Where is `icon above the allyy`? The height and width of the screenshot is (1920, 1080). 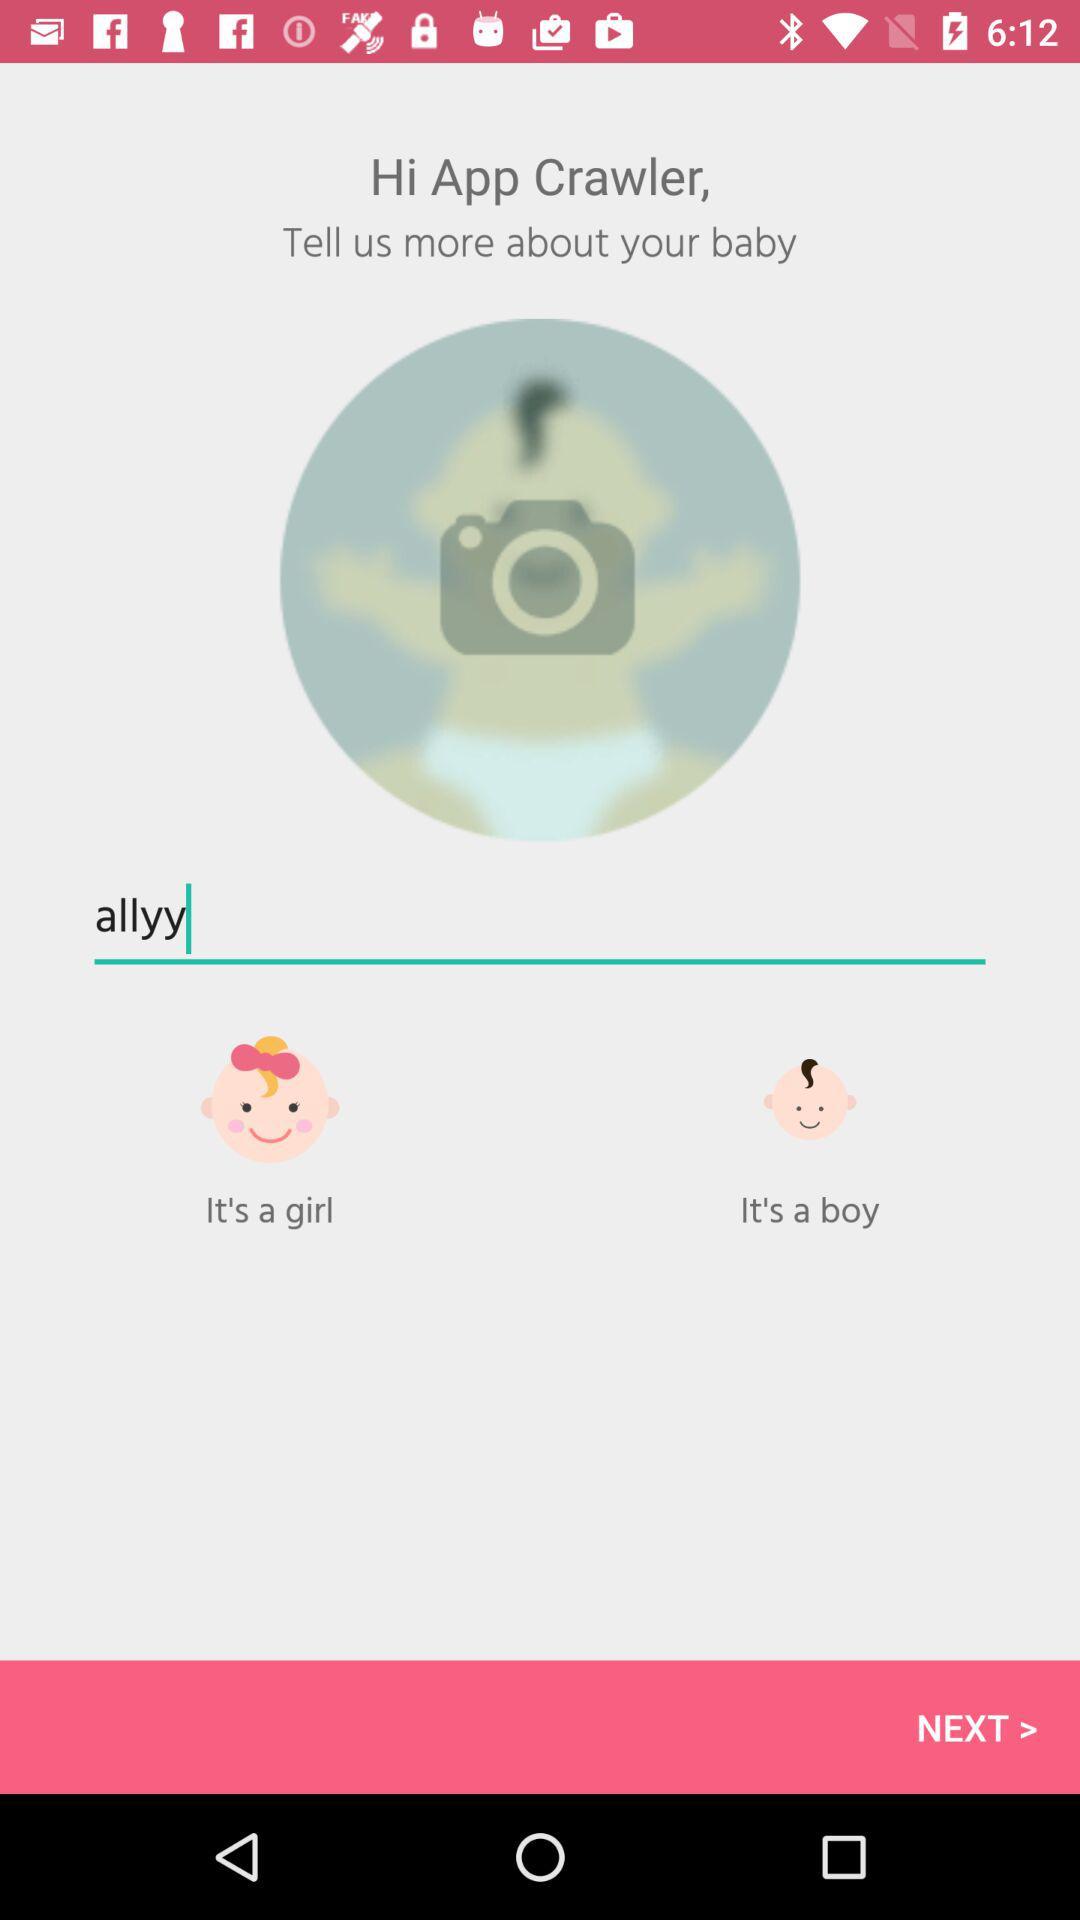
icon above the allyy is located at coordinates (540, 580).